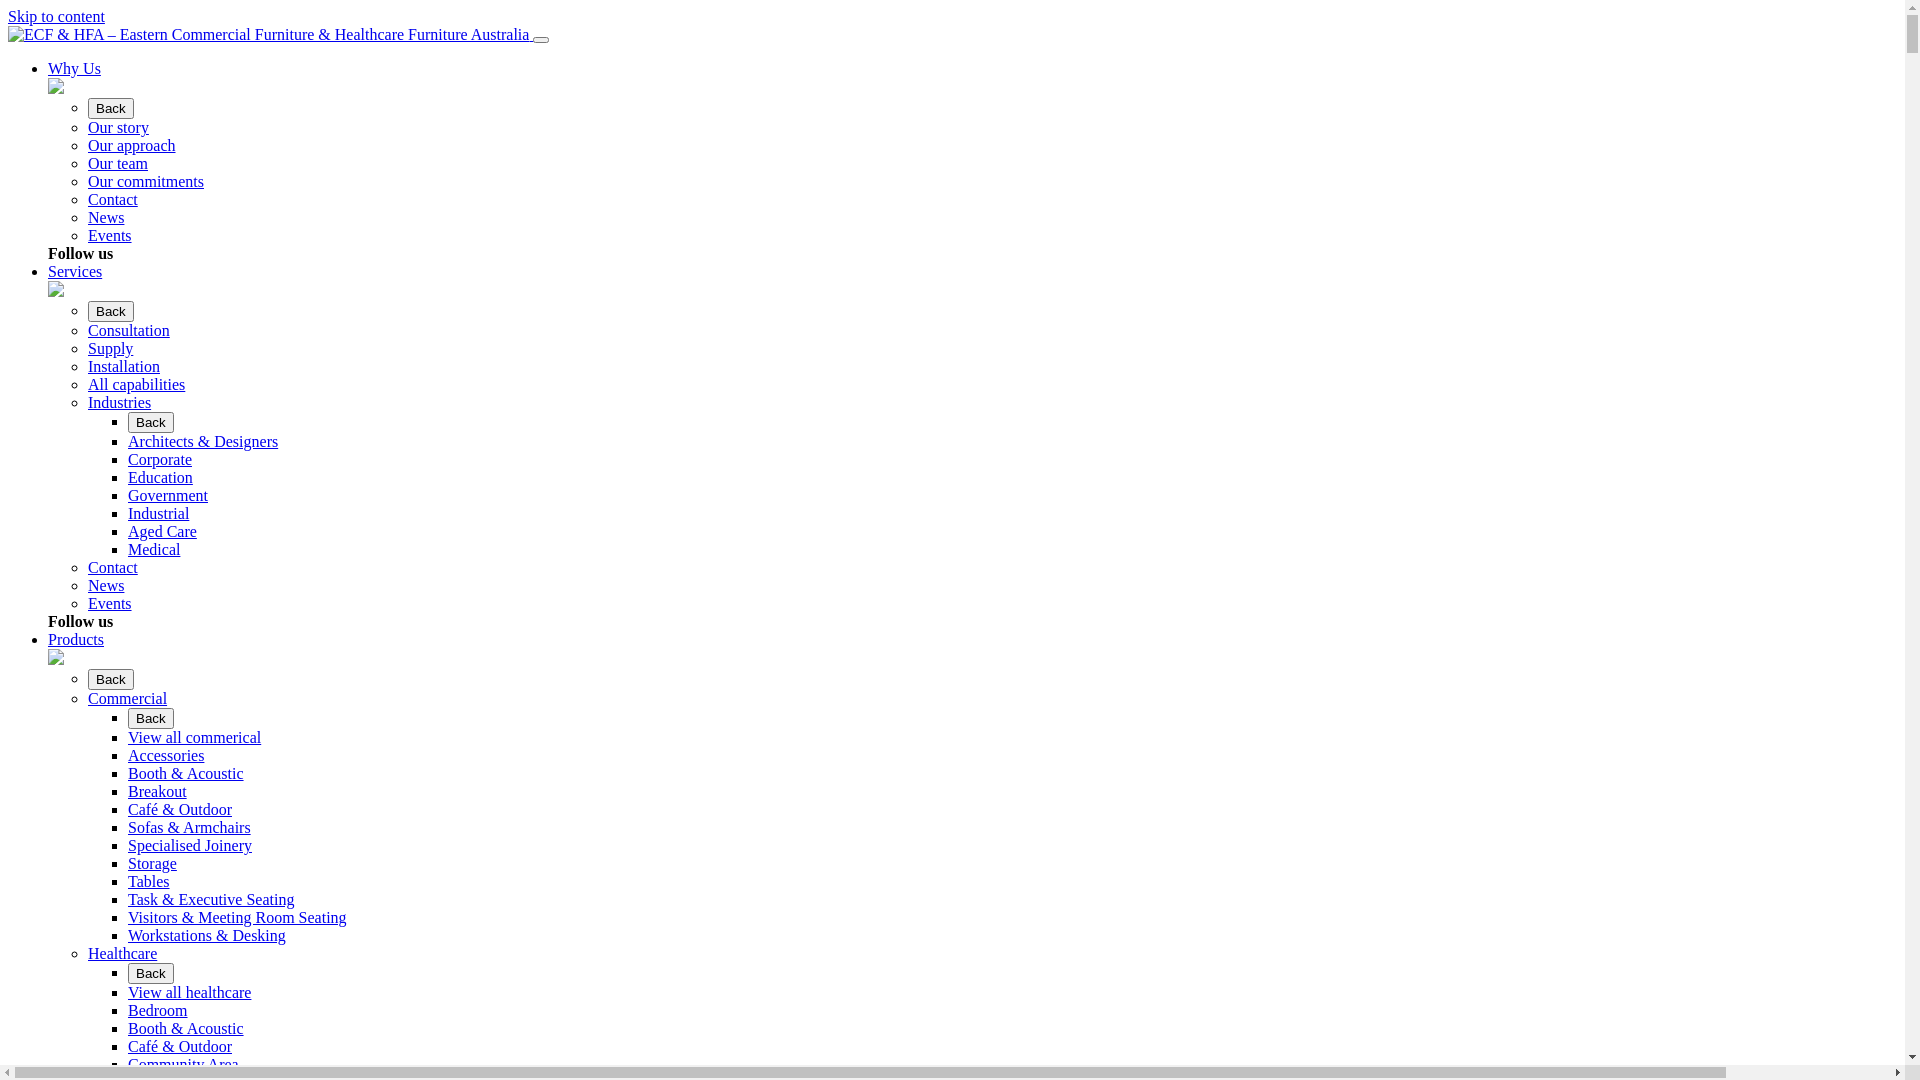  What do you see at coordinates (532, 39) in the screenshot?
I see `'Close menu'` at bounding box center [532, 39].